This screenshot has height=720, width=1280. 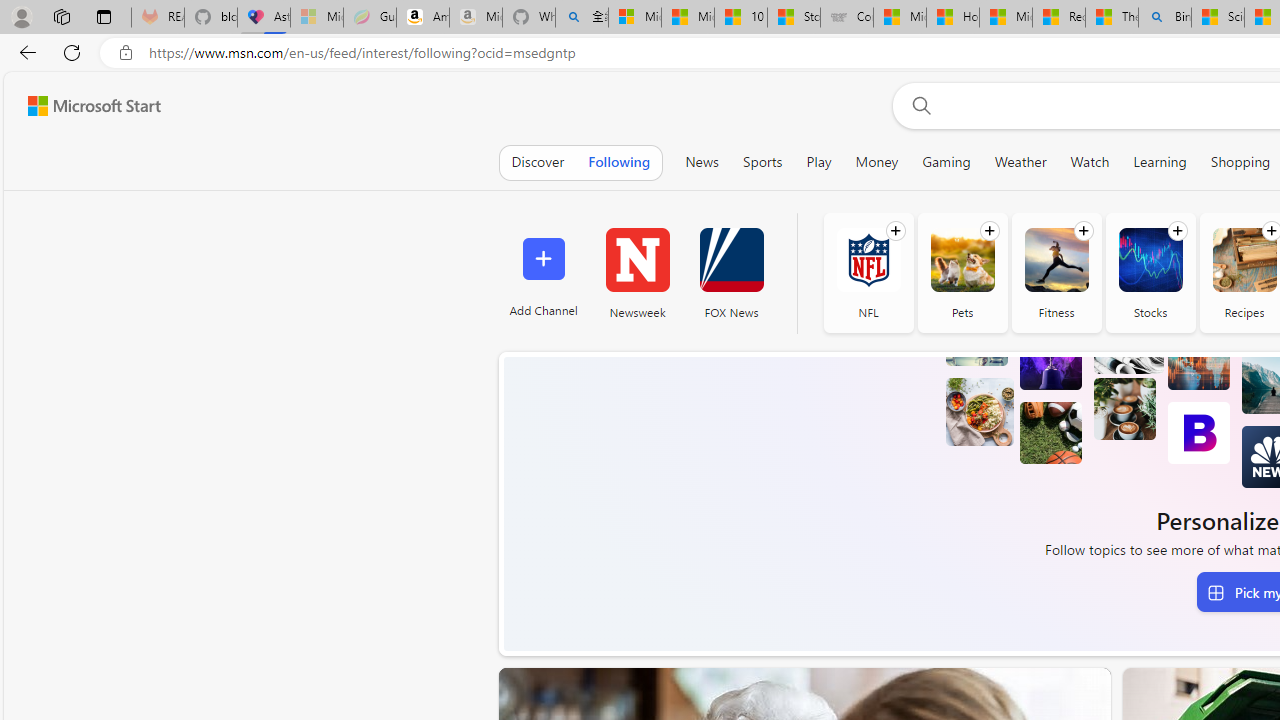 I want to click on 'Learning', so click(x=1160, y=161).